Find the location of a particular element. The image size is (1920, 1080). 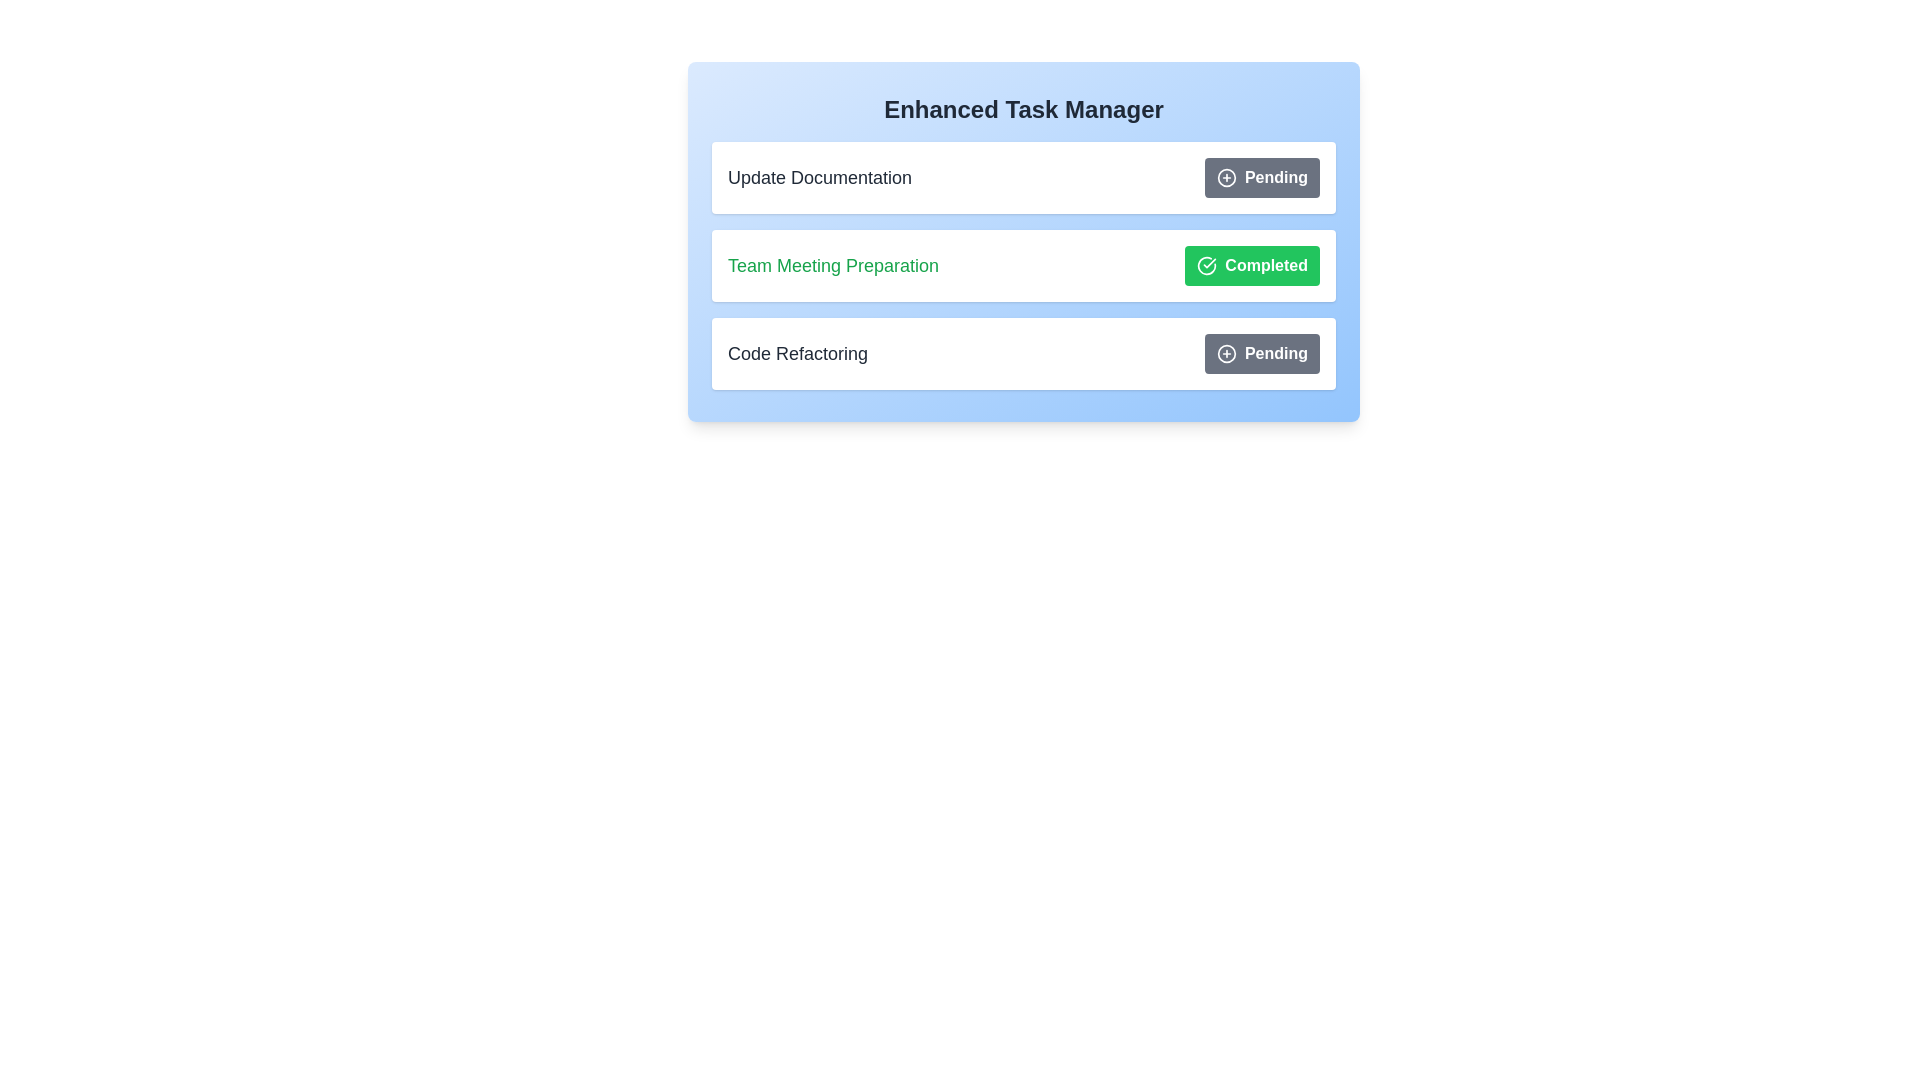

the button corresponding to the task Update Documentation is located at coordinates (1261, 176).